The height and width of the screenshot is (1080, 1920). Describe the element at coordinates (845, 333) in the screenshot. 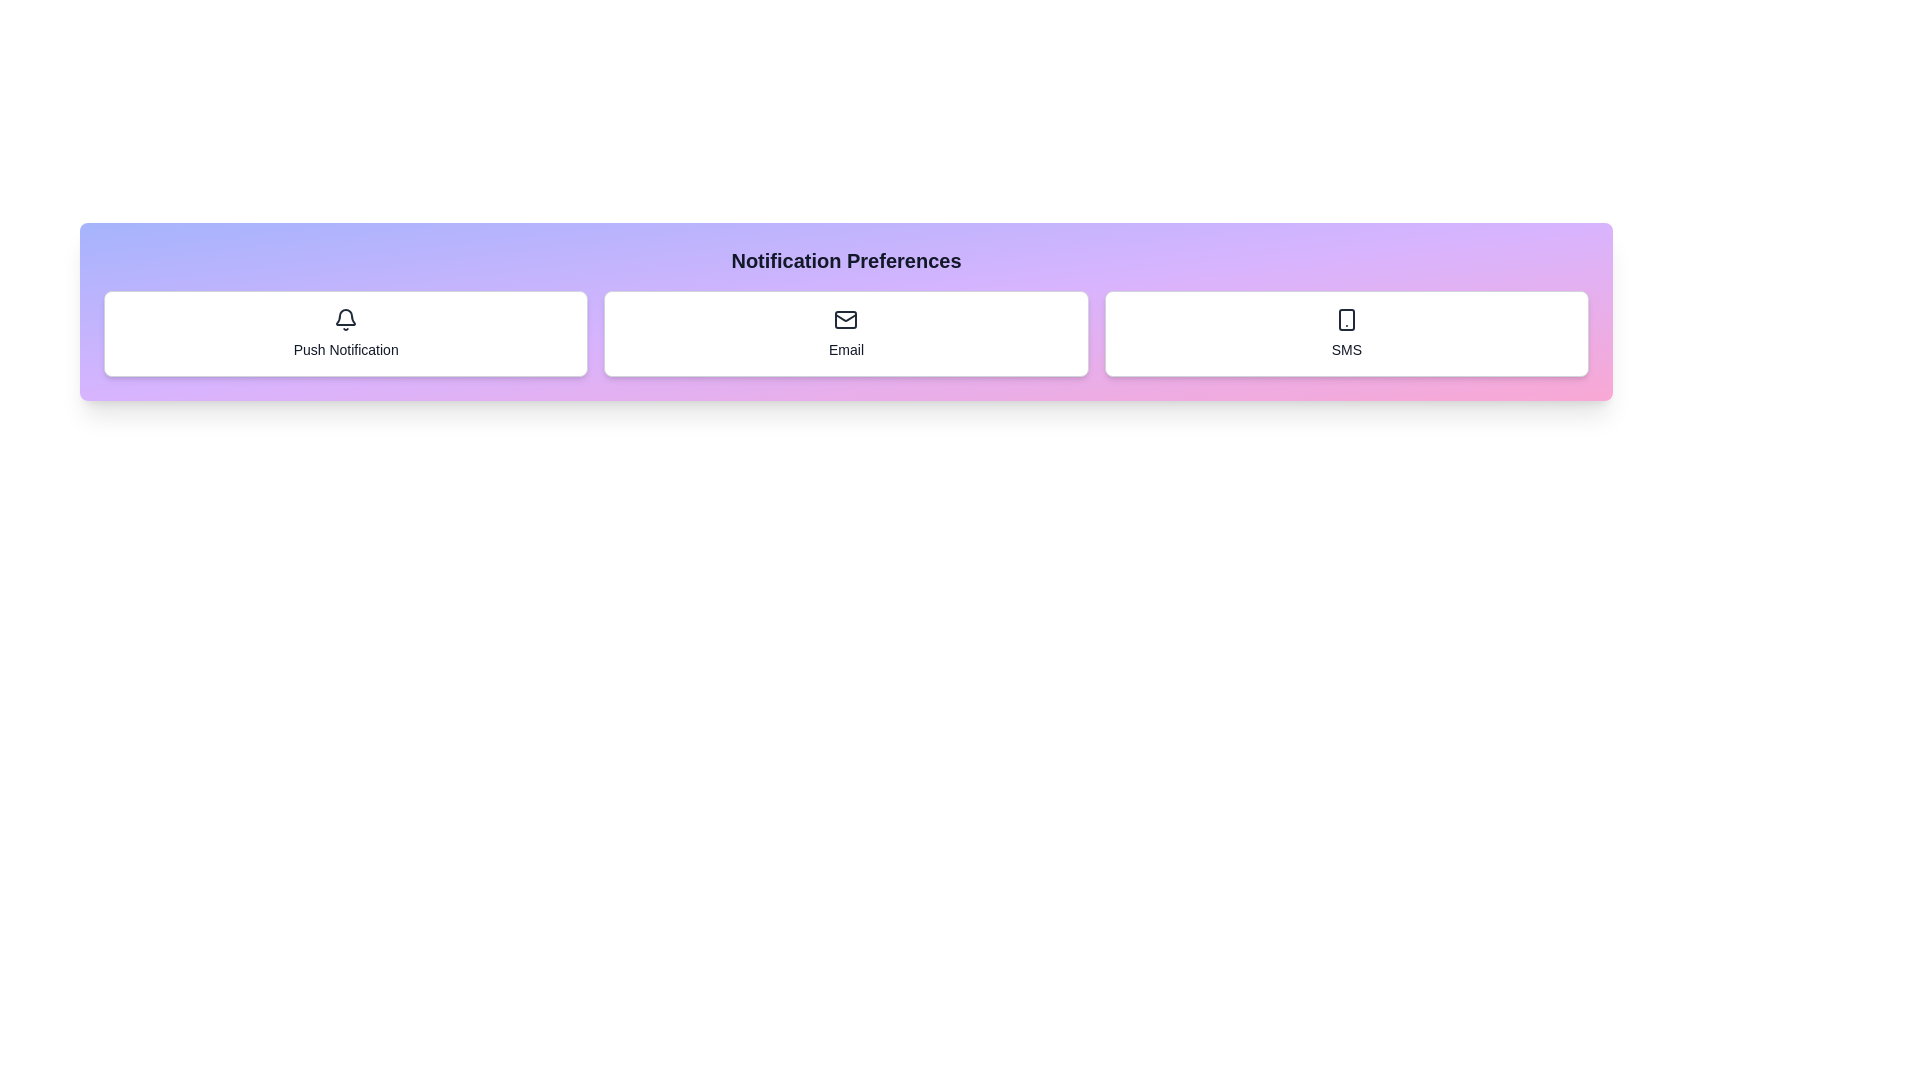

I see `the notification button labeled Email` at that location.